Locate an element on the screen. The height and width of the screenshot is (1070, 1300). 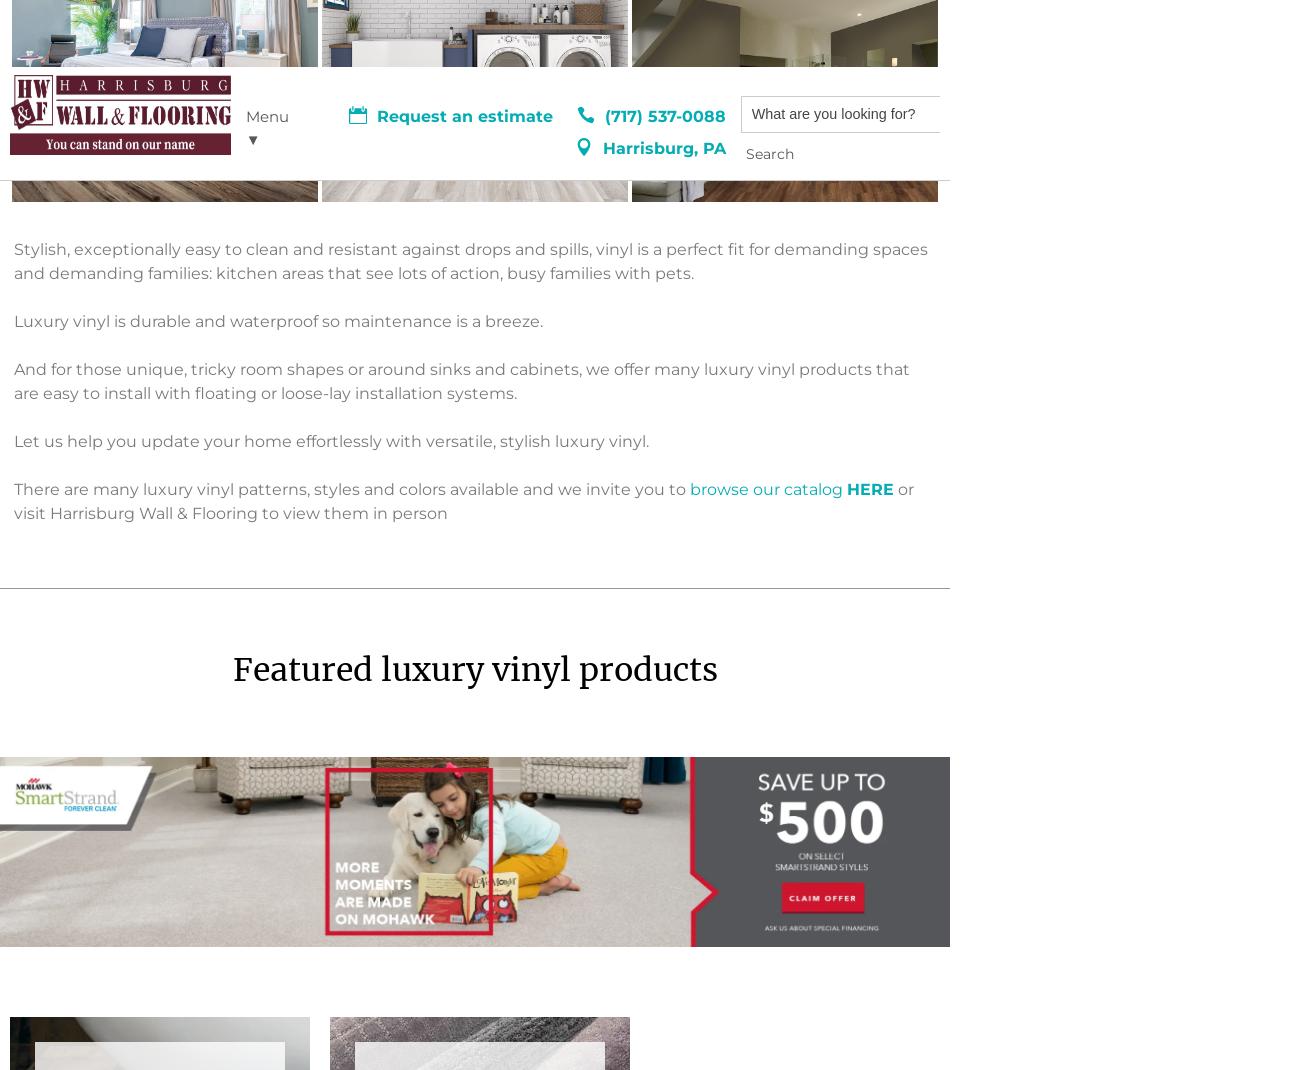
'Services' is located at coordinates (40, 806).